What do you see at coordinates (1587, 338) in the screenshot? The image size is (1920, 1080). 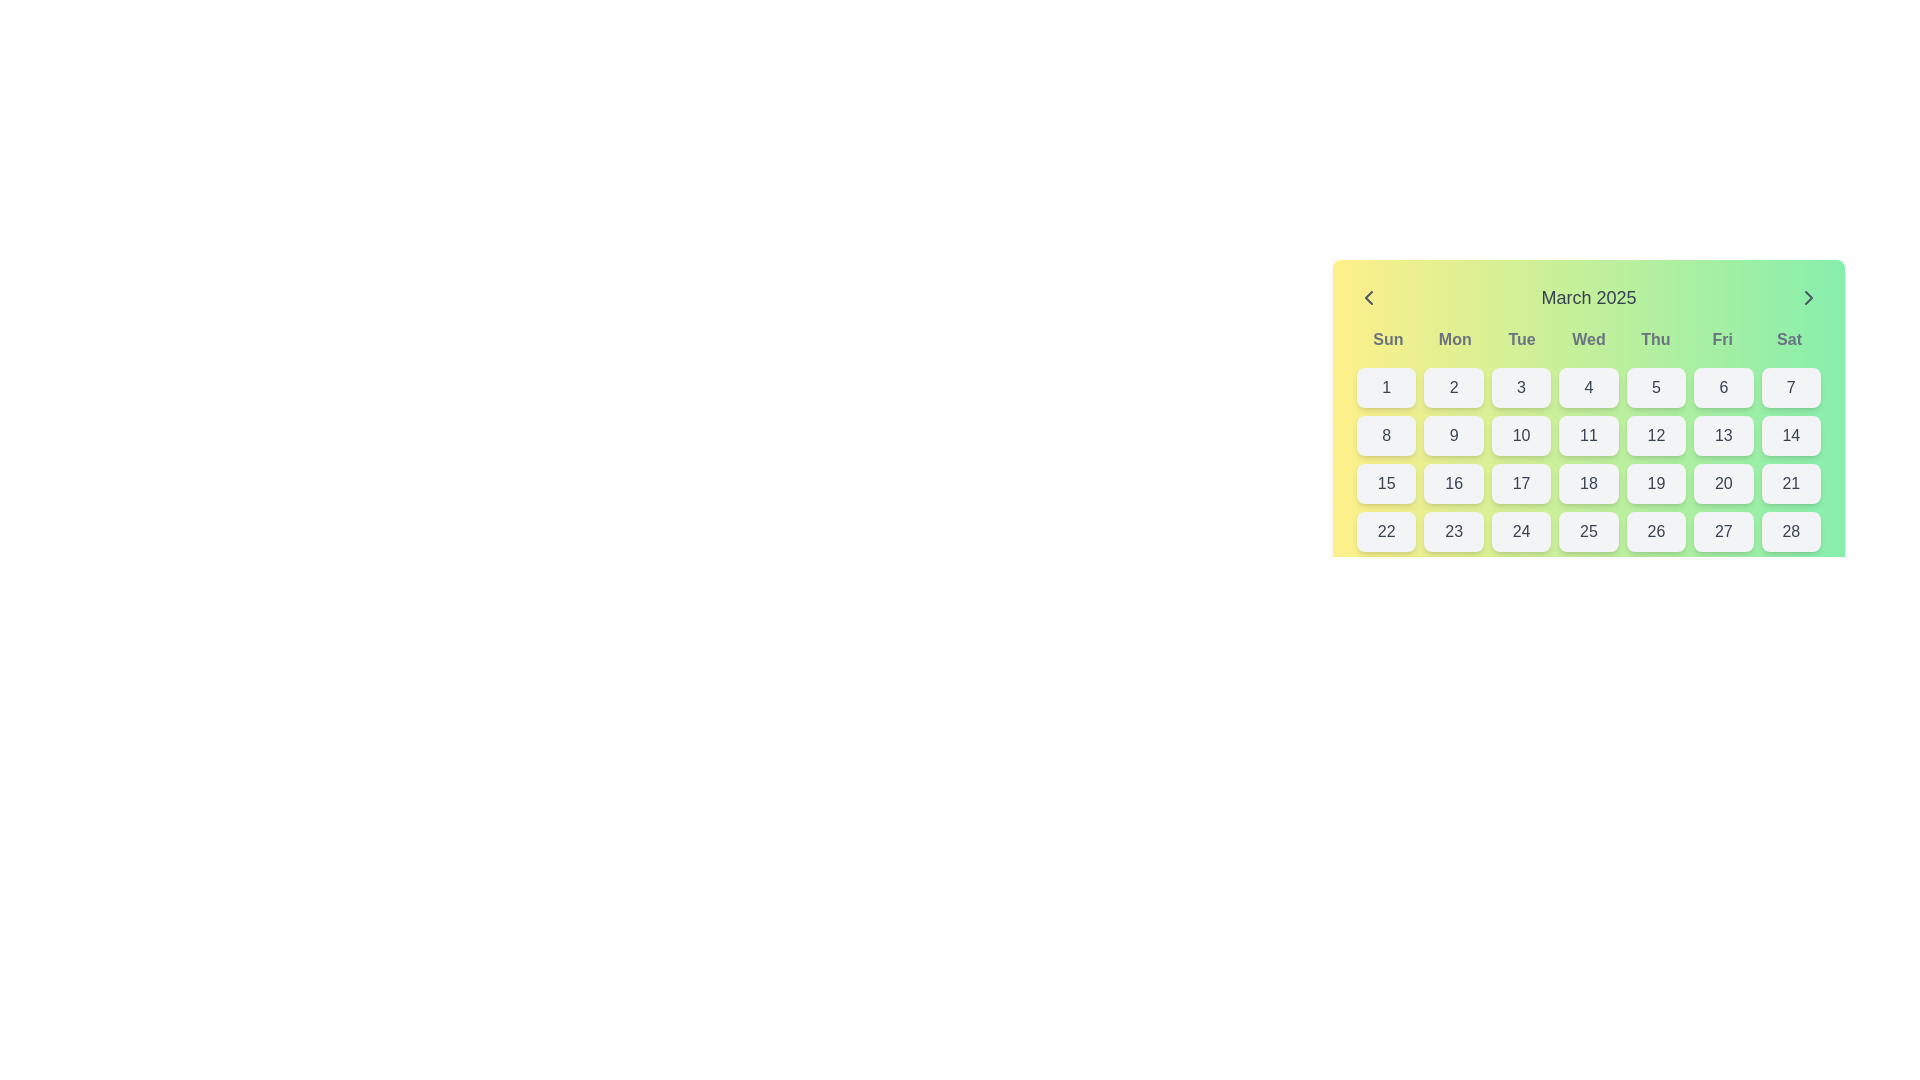 I see `the static text label representing Wednesday in the calendar header row, located between 'Tue' and 'Thu'` at bounding box center [1587, 338].